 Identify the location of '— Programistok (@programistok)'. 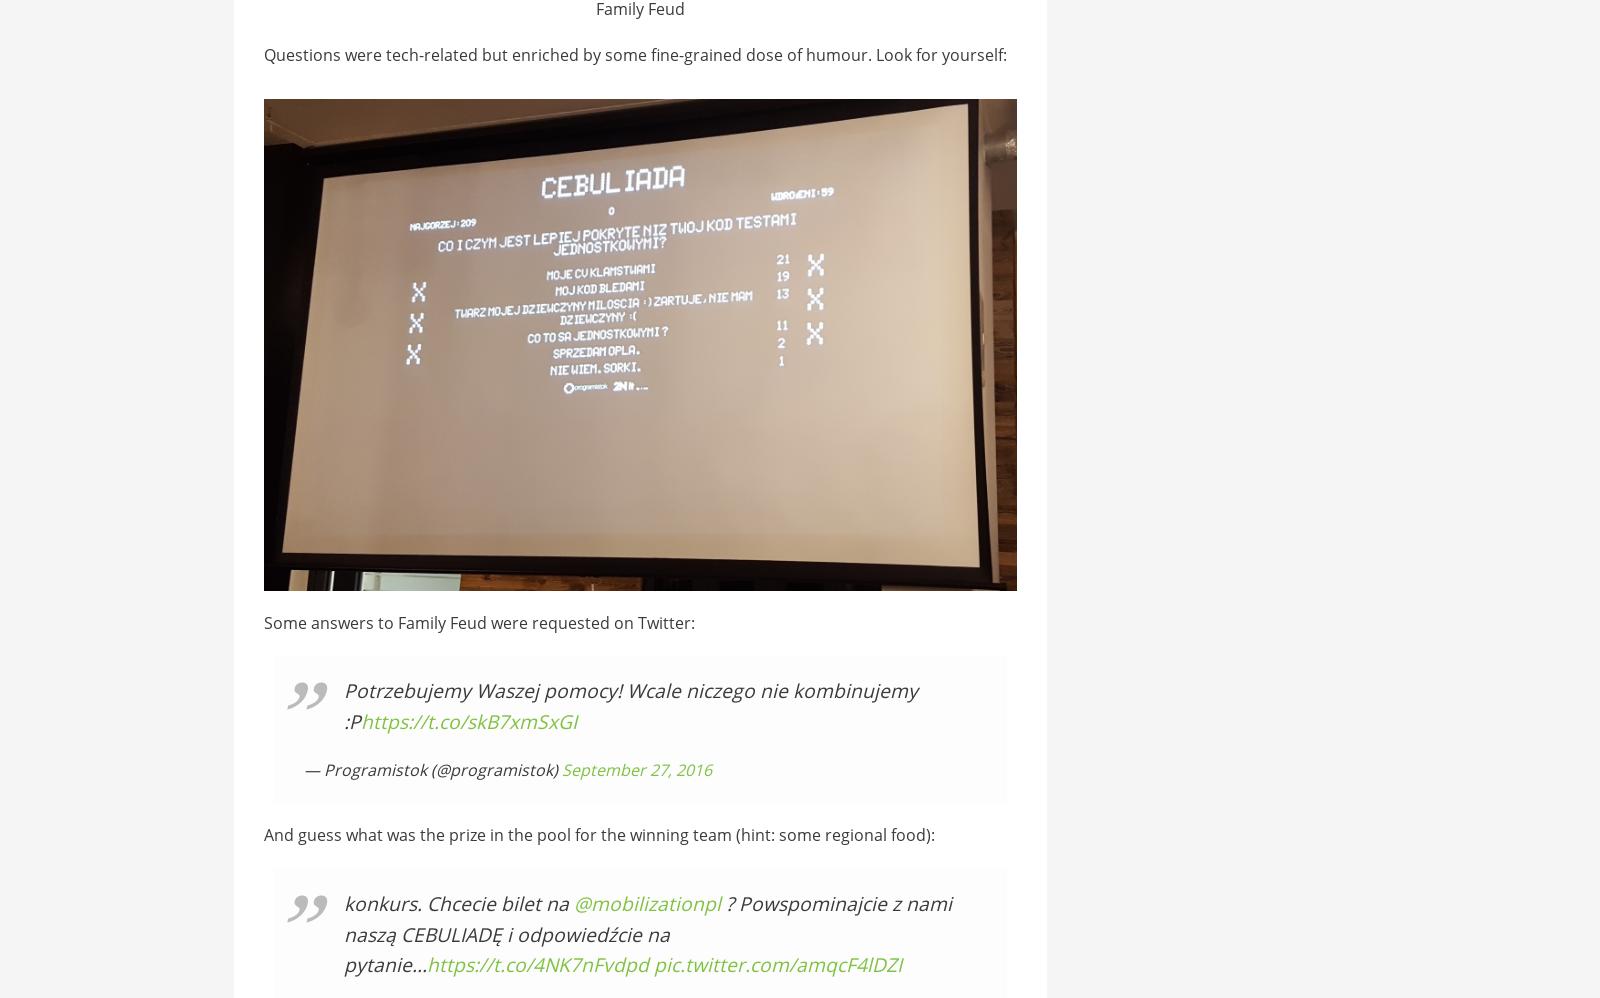
(431, 767).